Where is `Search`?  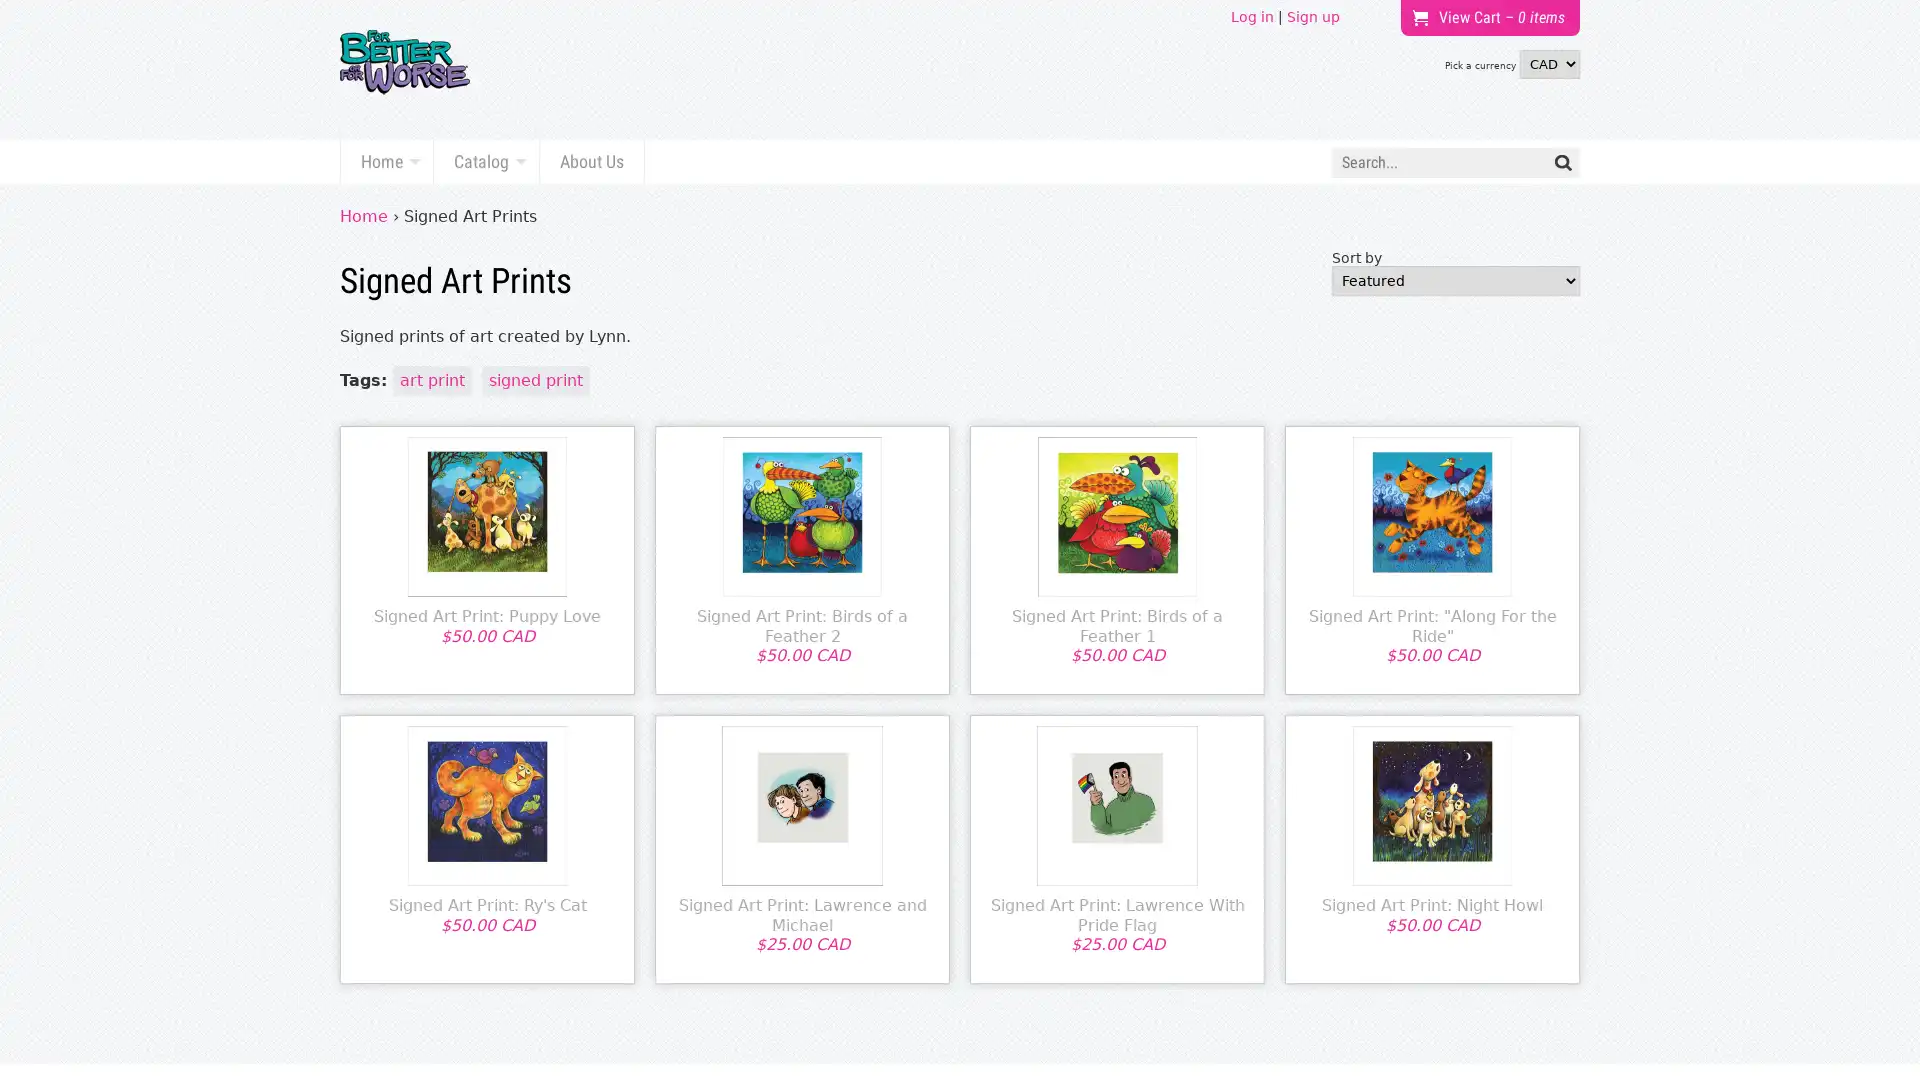
Search is located at coordinates (1562, 161).